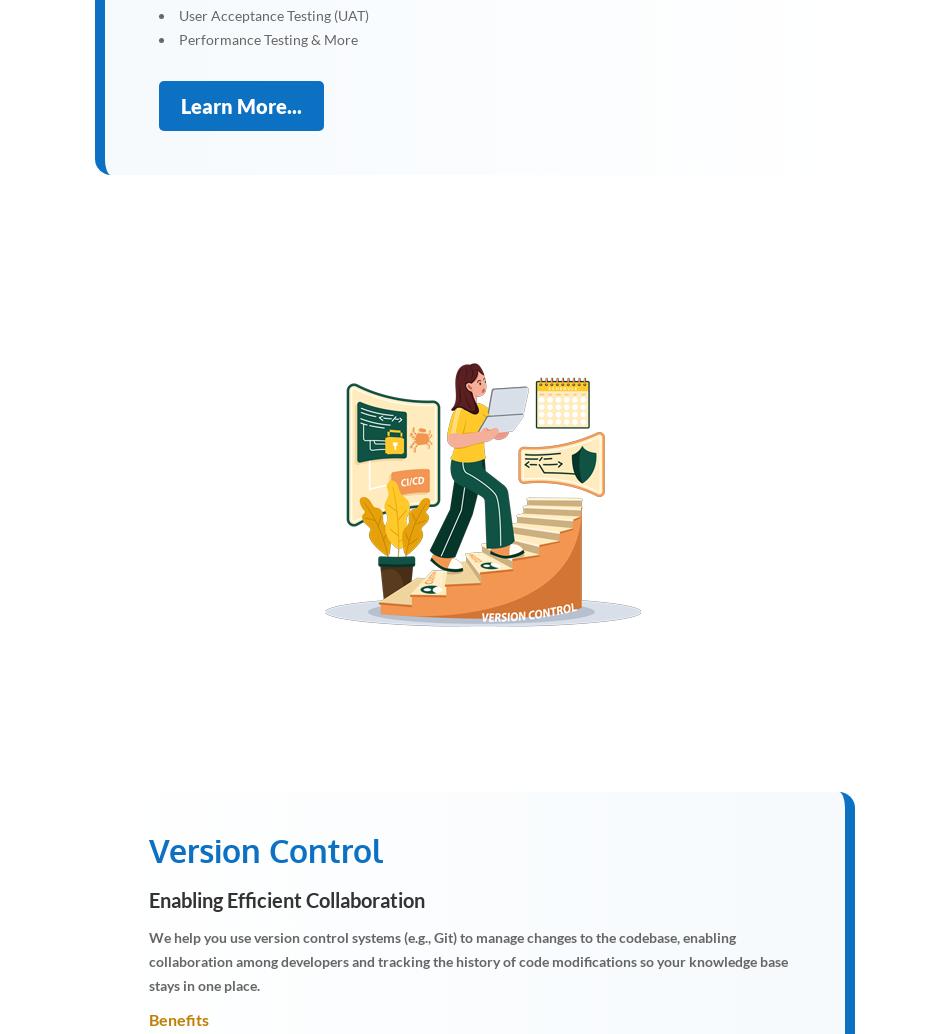 This screenshot has height=1034, width=950. I want to click on 'We help you use version control systems (e.g., Git) to manage changes to the codebase, enabling collaboration among developers and tracking the history of code modifications so your knowledge base stays in one place.', so click(467, 959).